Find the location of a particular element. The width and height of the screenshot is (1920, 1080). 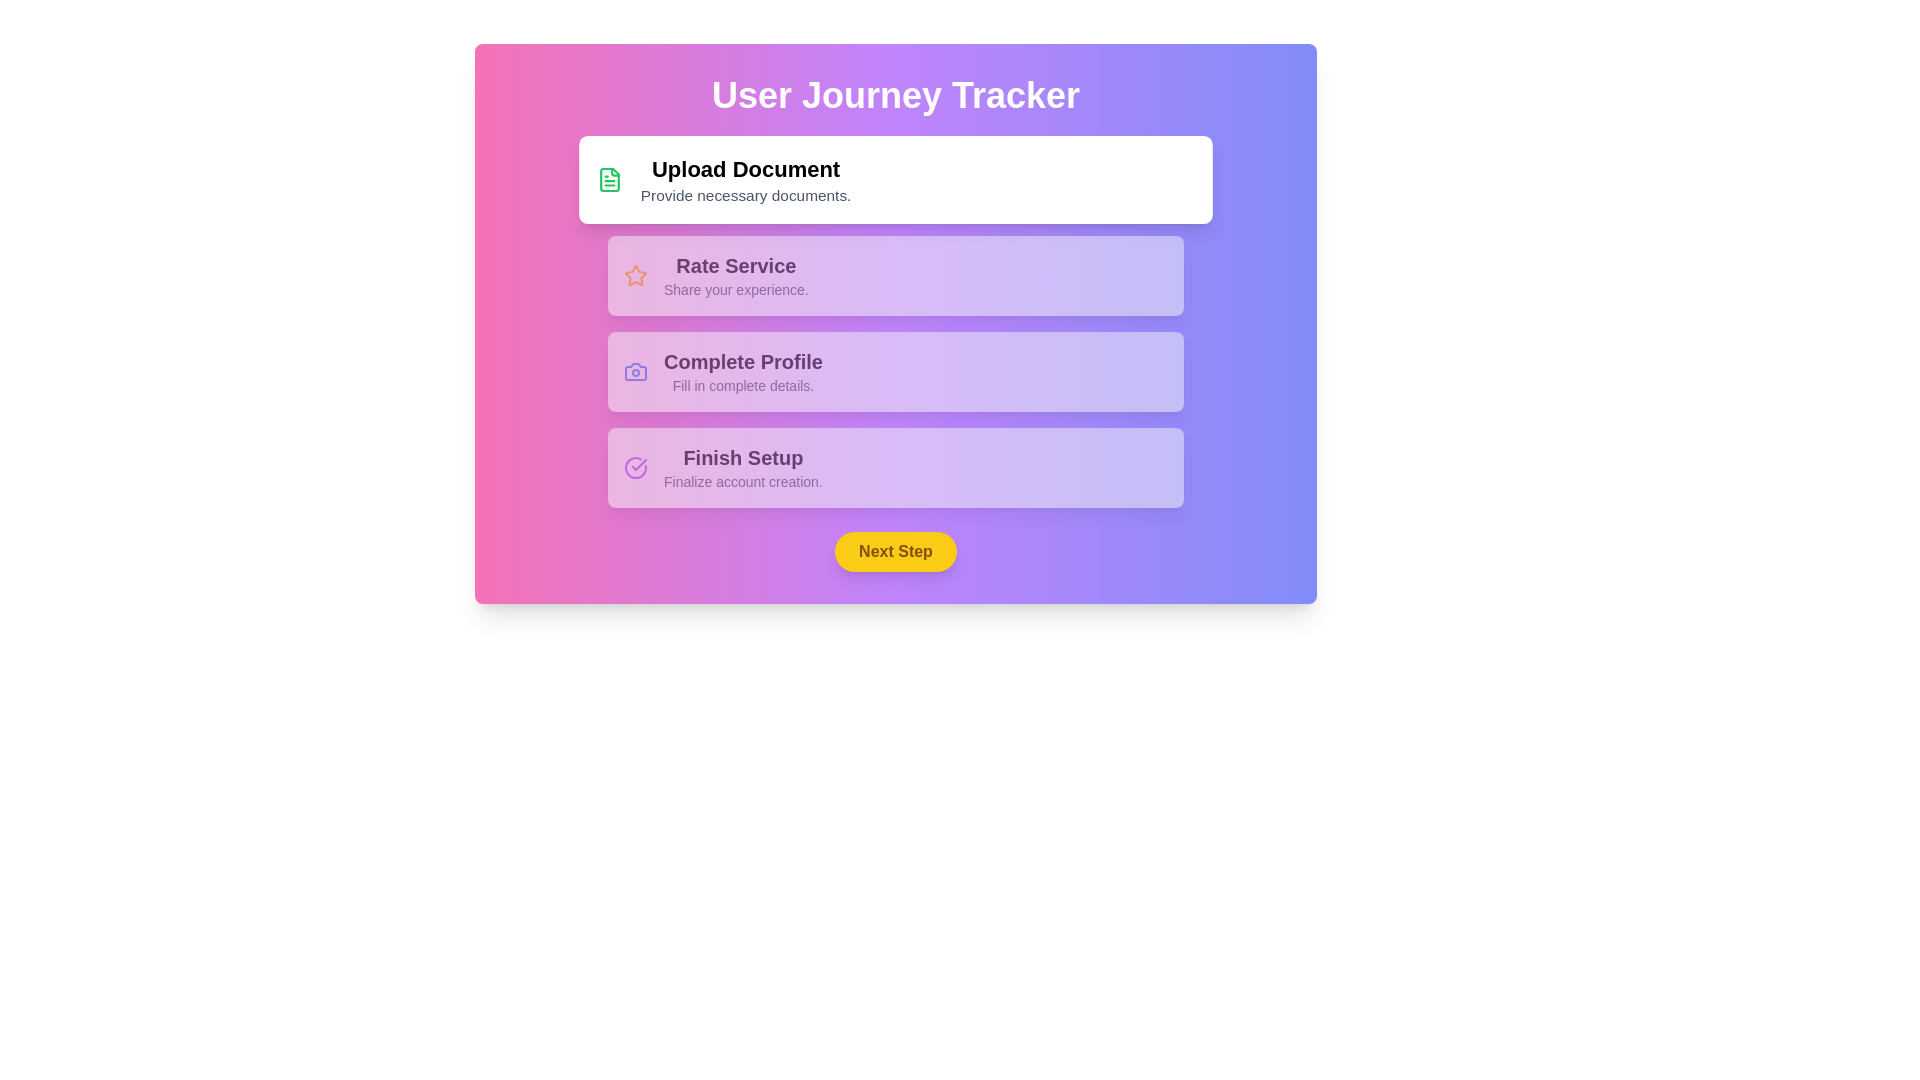

the bold, large-sized text displaying 'User Journey Tracker' in white font, located at the top of the interface with a gradient background transitioning from pink to purple is located at coordinates (895, 96).